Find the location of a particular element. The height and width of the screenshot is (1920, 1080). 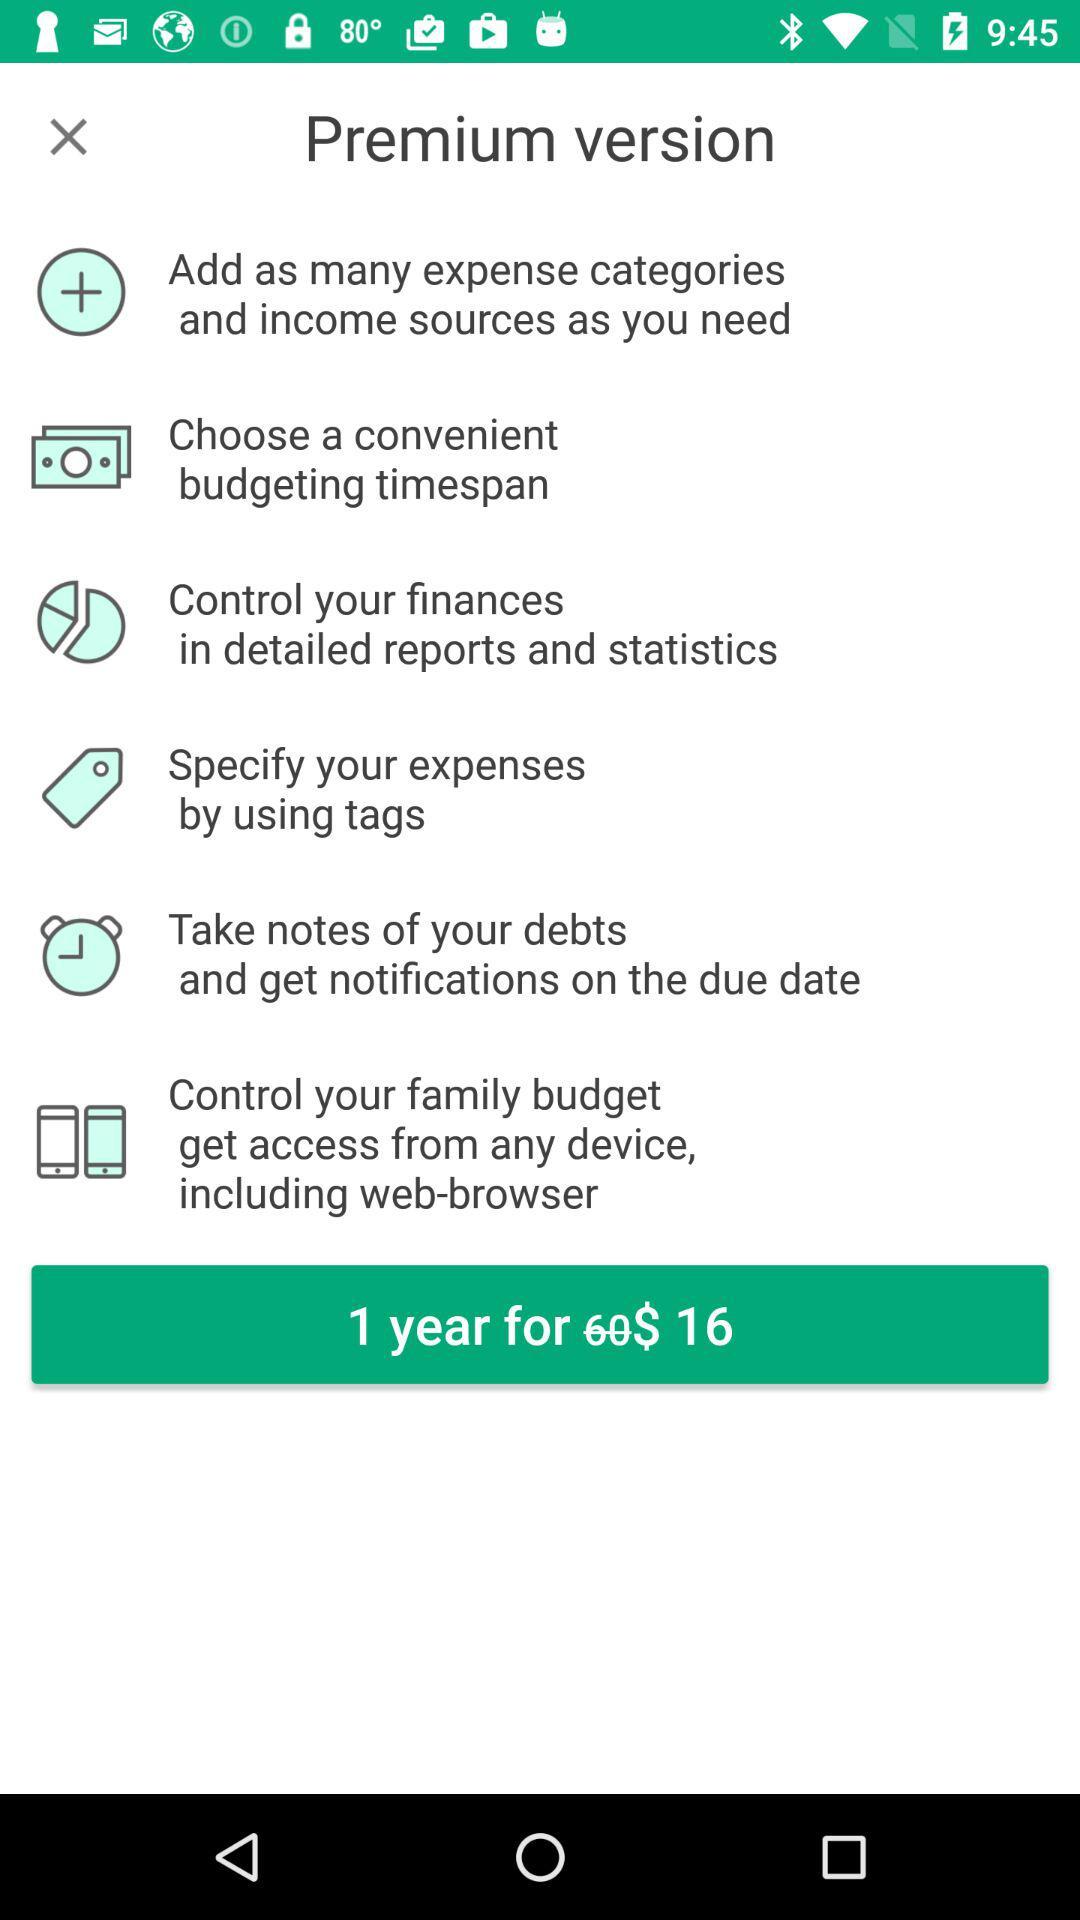

the close icon is located at coordinates (67, 135).